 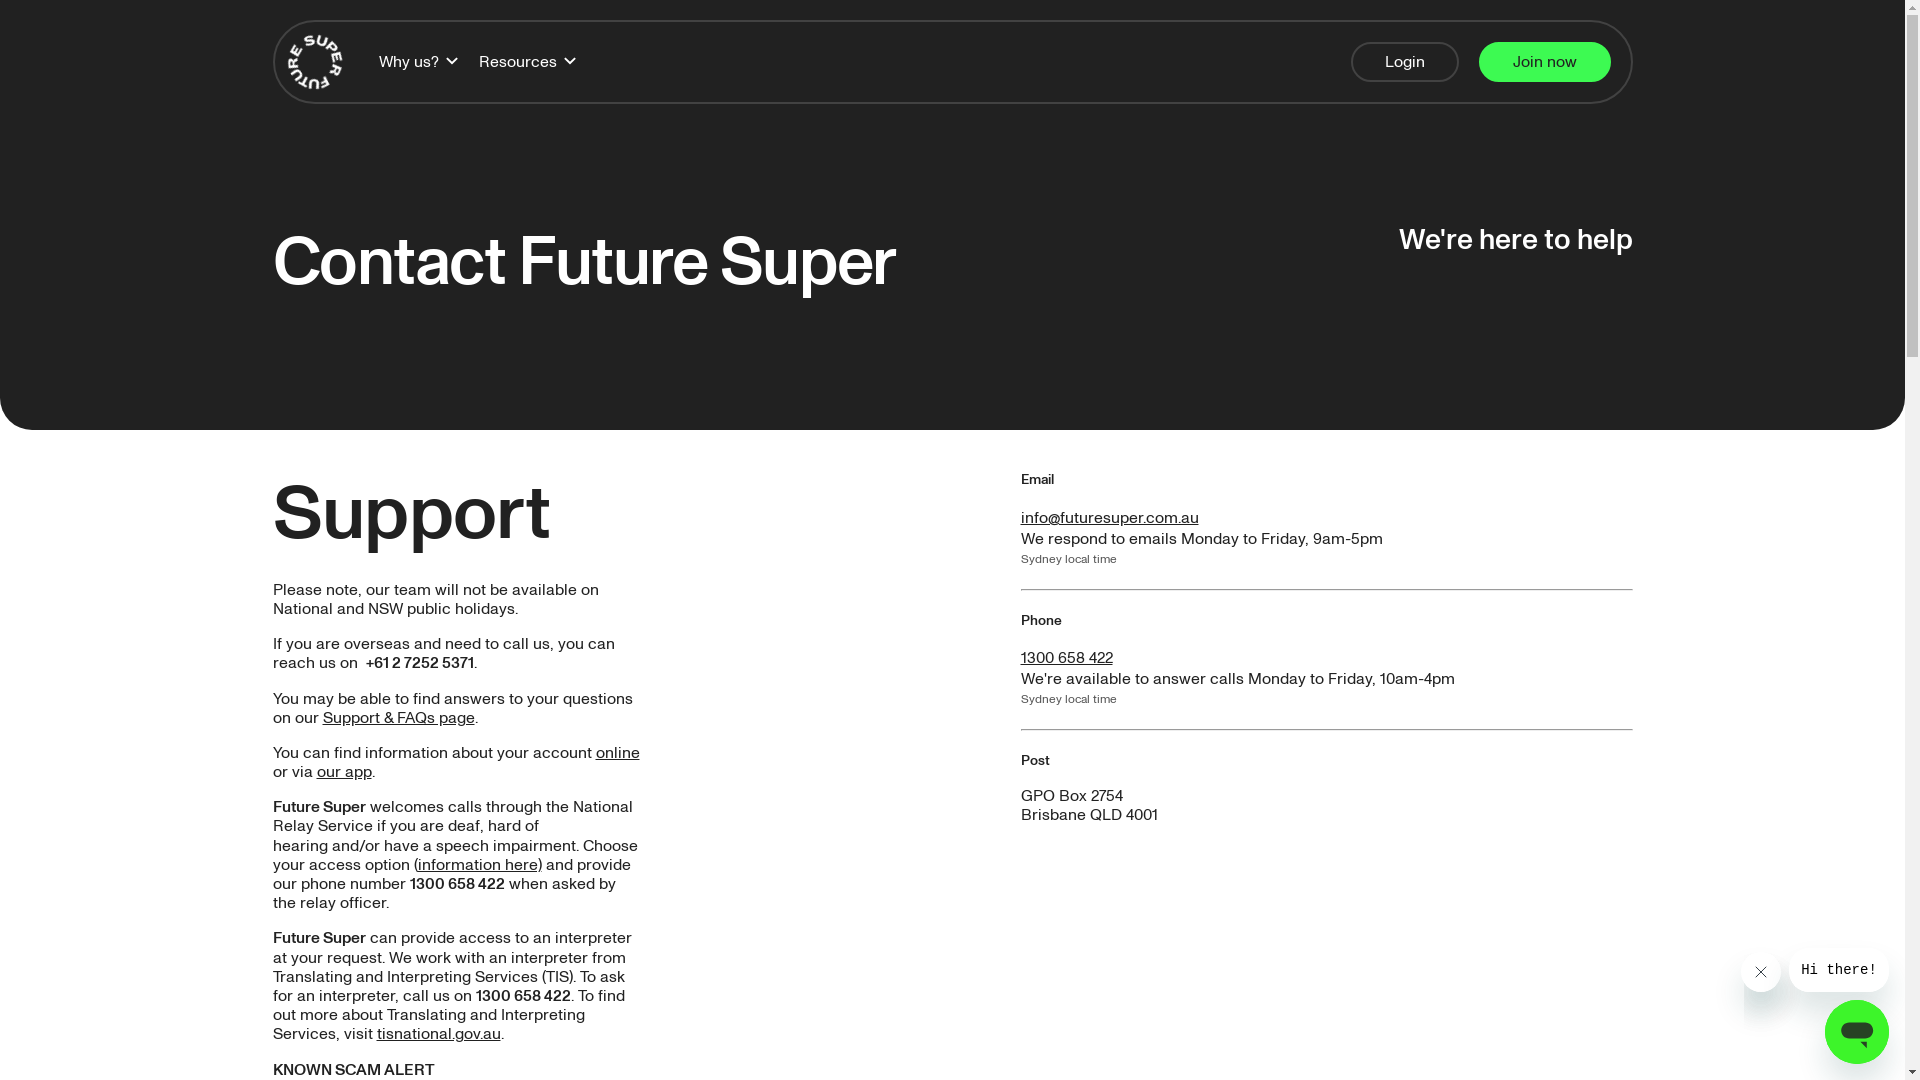 What do you see at coordinates (1856, 1032) in the screenshot?
I see `'Button to launch messaging window'` at bounding box center [1856, 1032].